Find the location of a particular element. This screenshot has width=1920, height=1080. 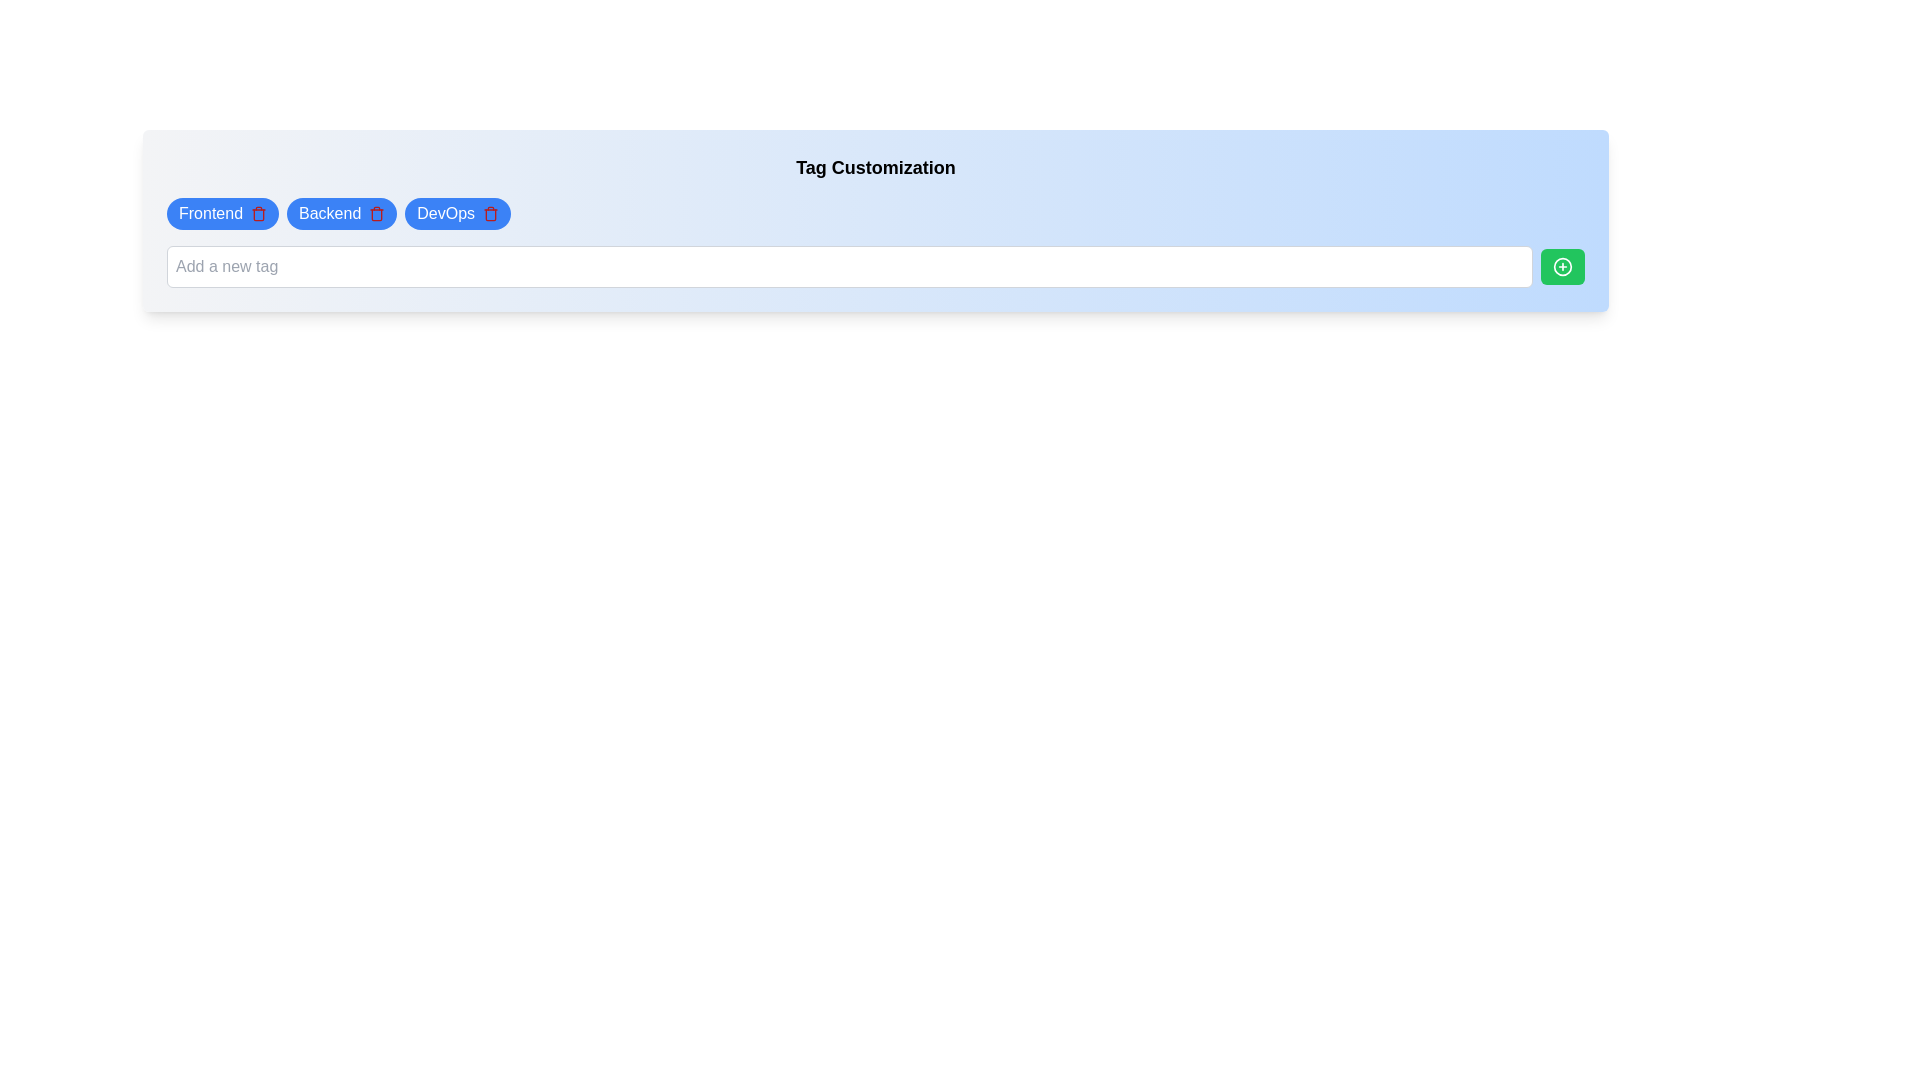

the green button with rounded corners and a white plus sign icon in its center to initiate its function is located at coordinates (1562, 265).